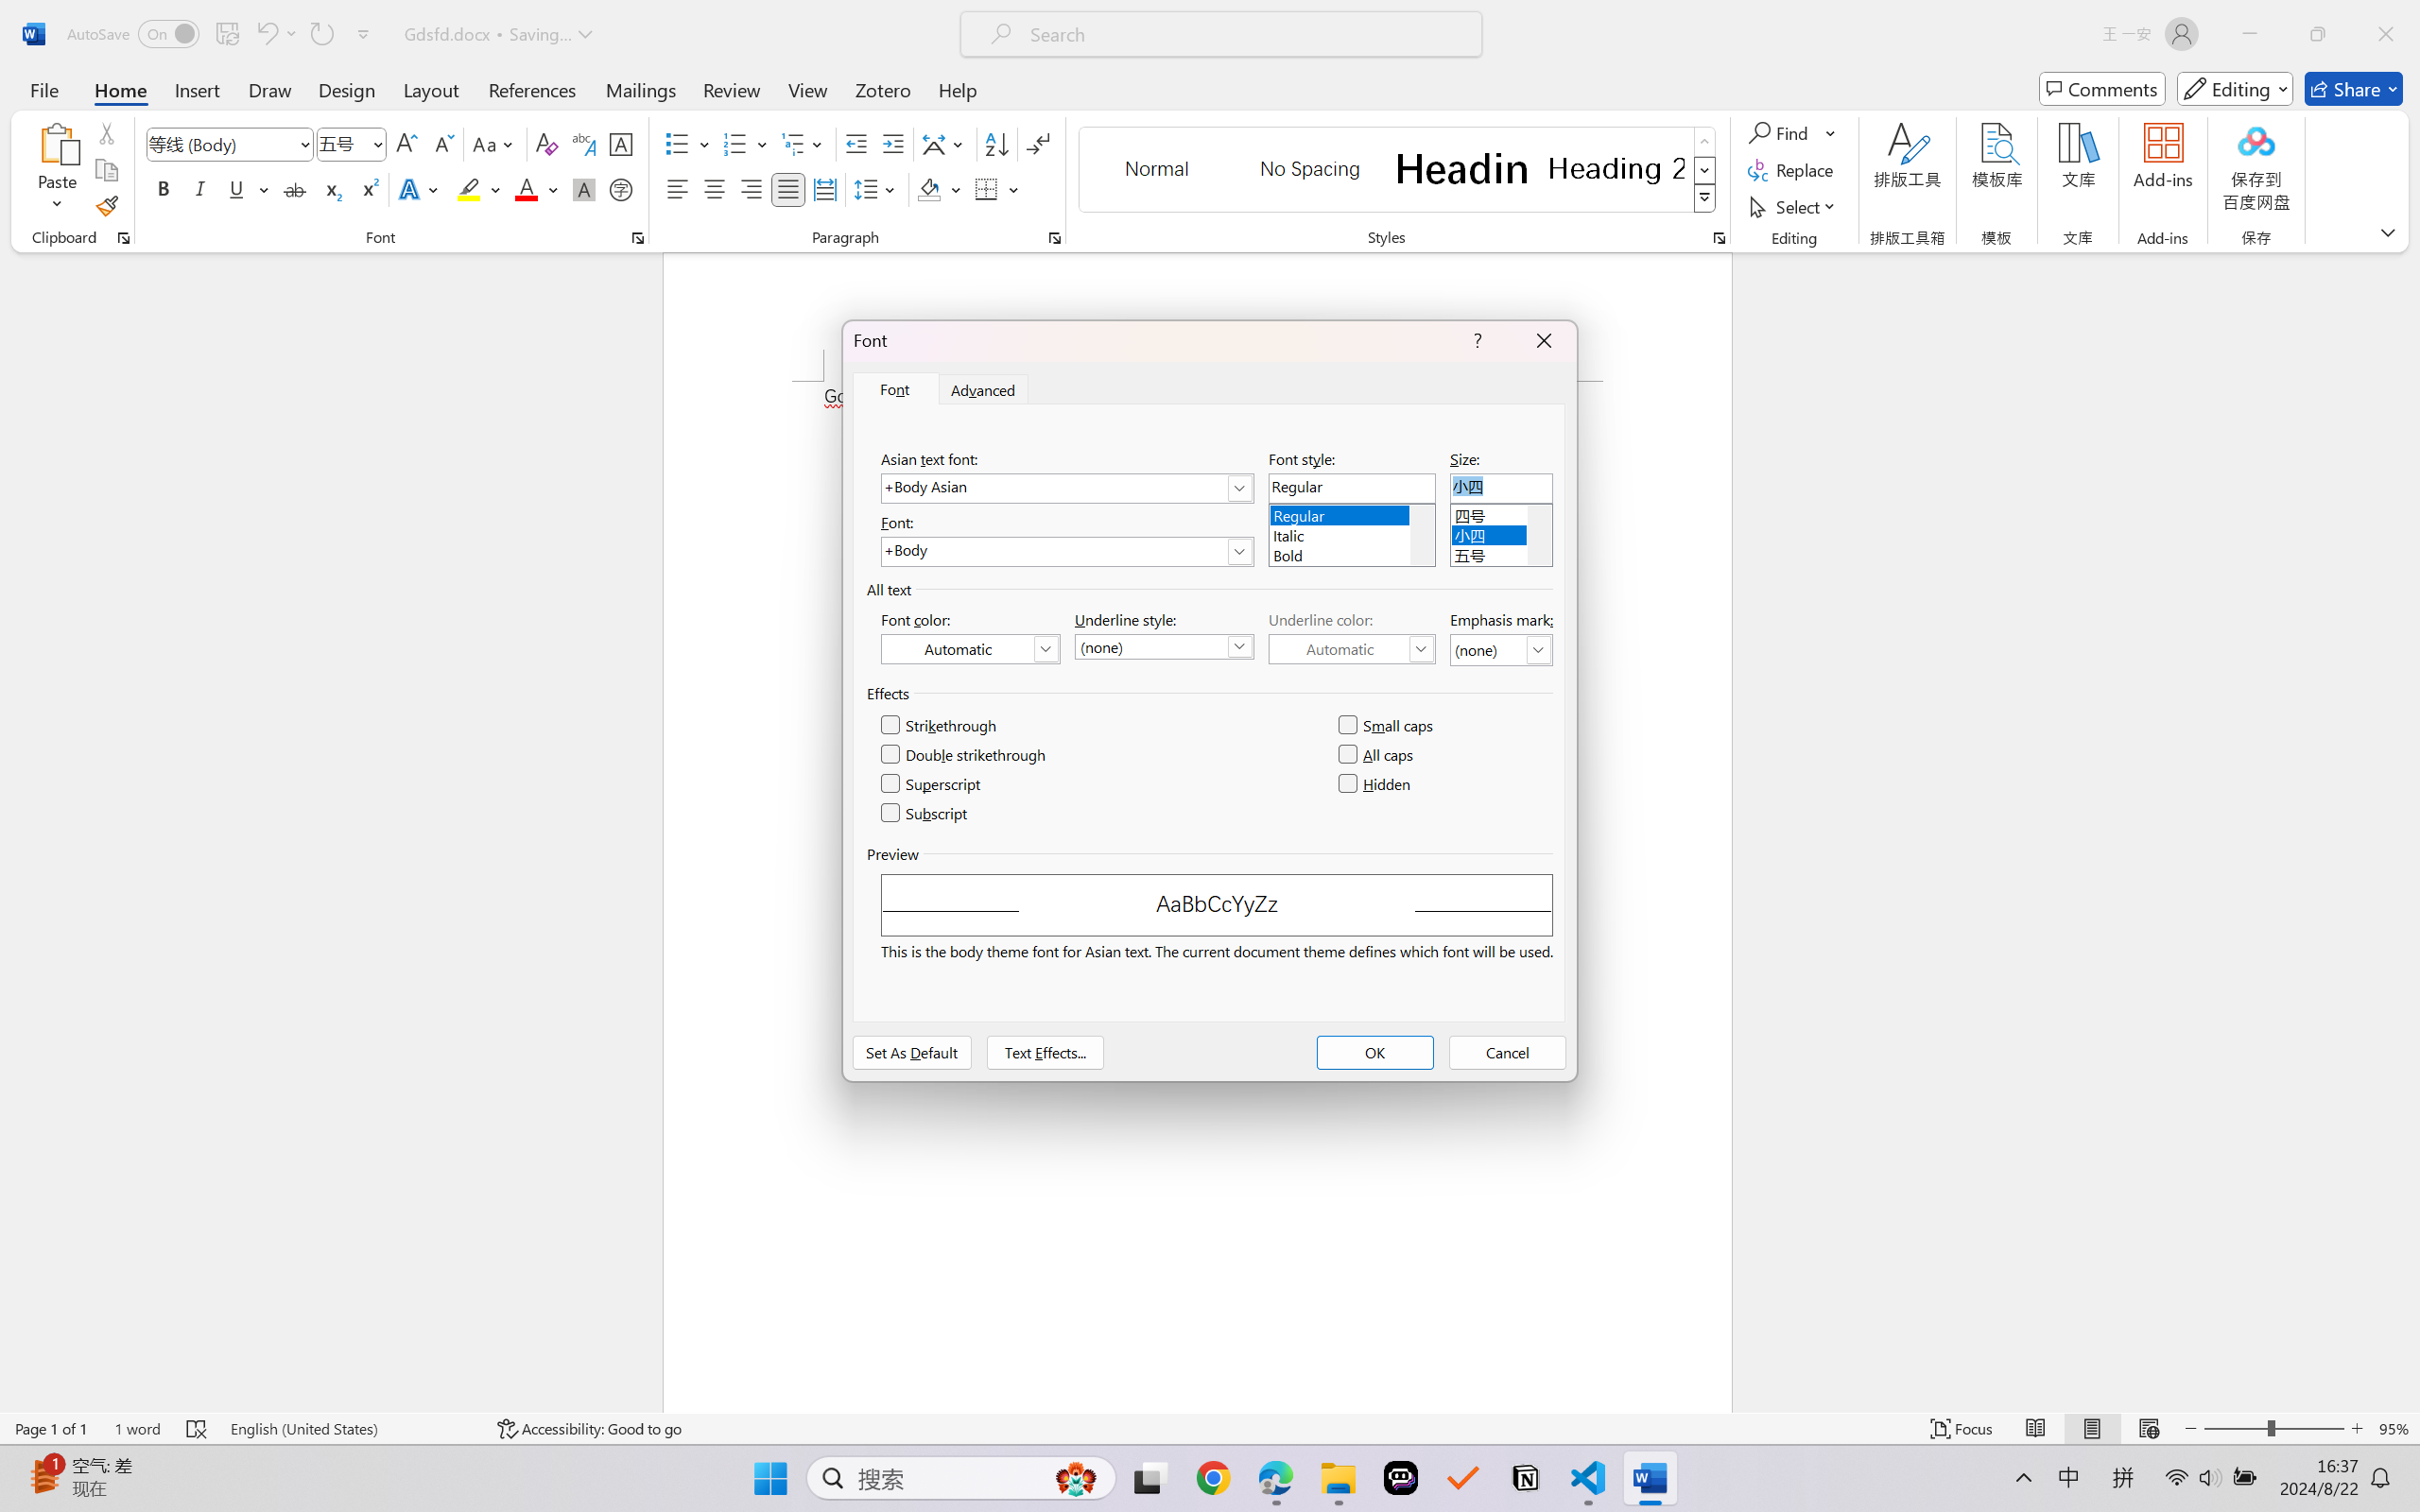 The width and height of the screenshot is (2420, 1512). I want to click on 'Hidden', so click(1374, 783).